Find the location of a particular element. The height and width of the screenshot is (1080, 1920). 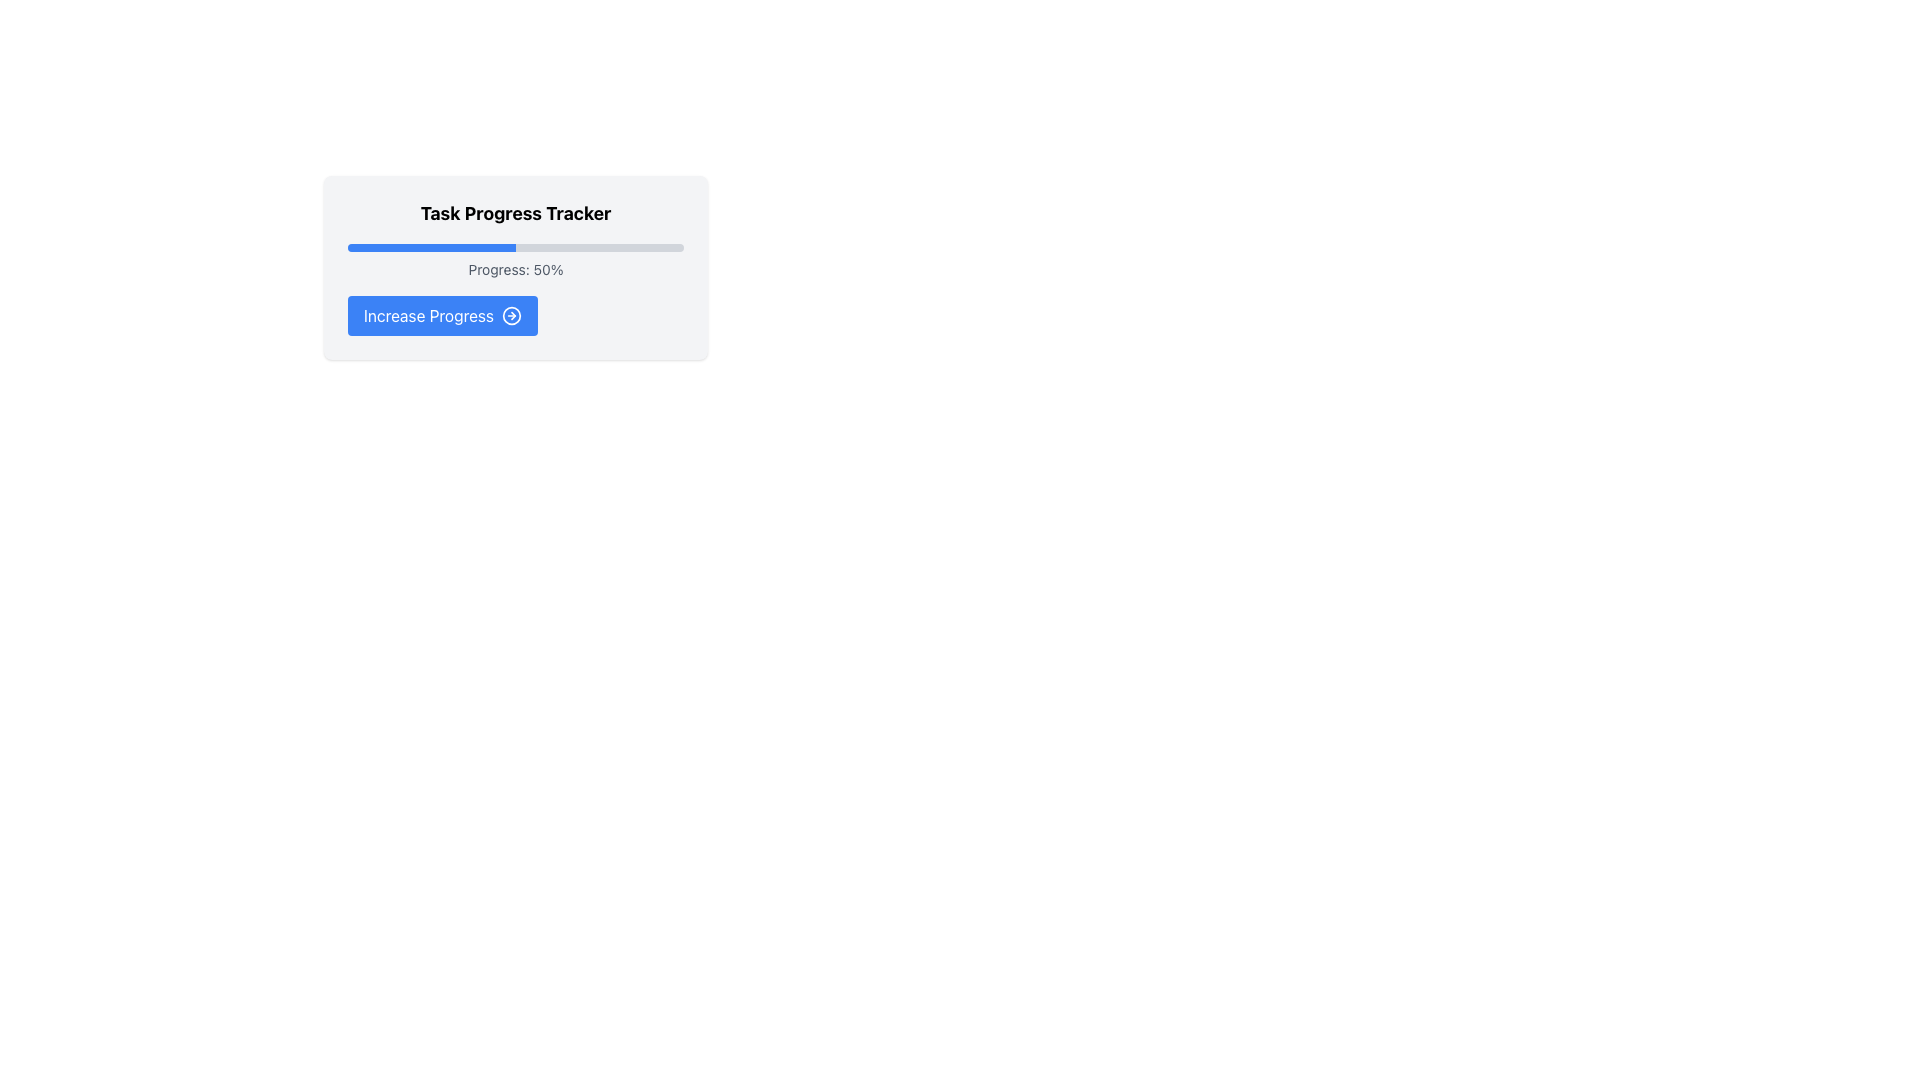

the static text element indicating the current state of progress, which reads '50%', located in the 'Task Progress Tracker' card, centered horizontally and positioned below the blue progress bar and above the 'Increase Progress' button is located at coordinates (515, 270).